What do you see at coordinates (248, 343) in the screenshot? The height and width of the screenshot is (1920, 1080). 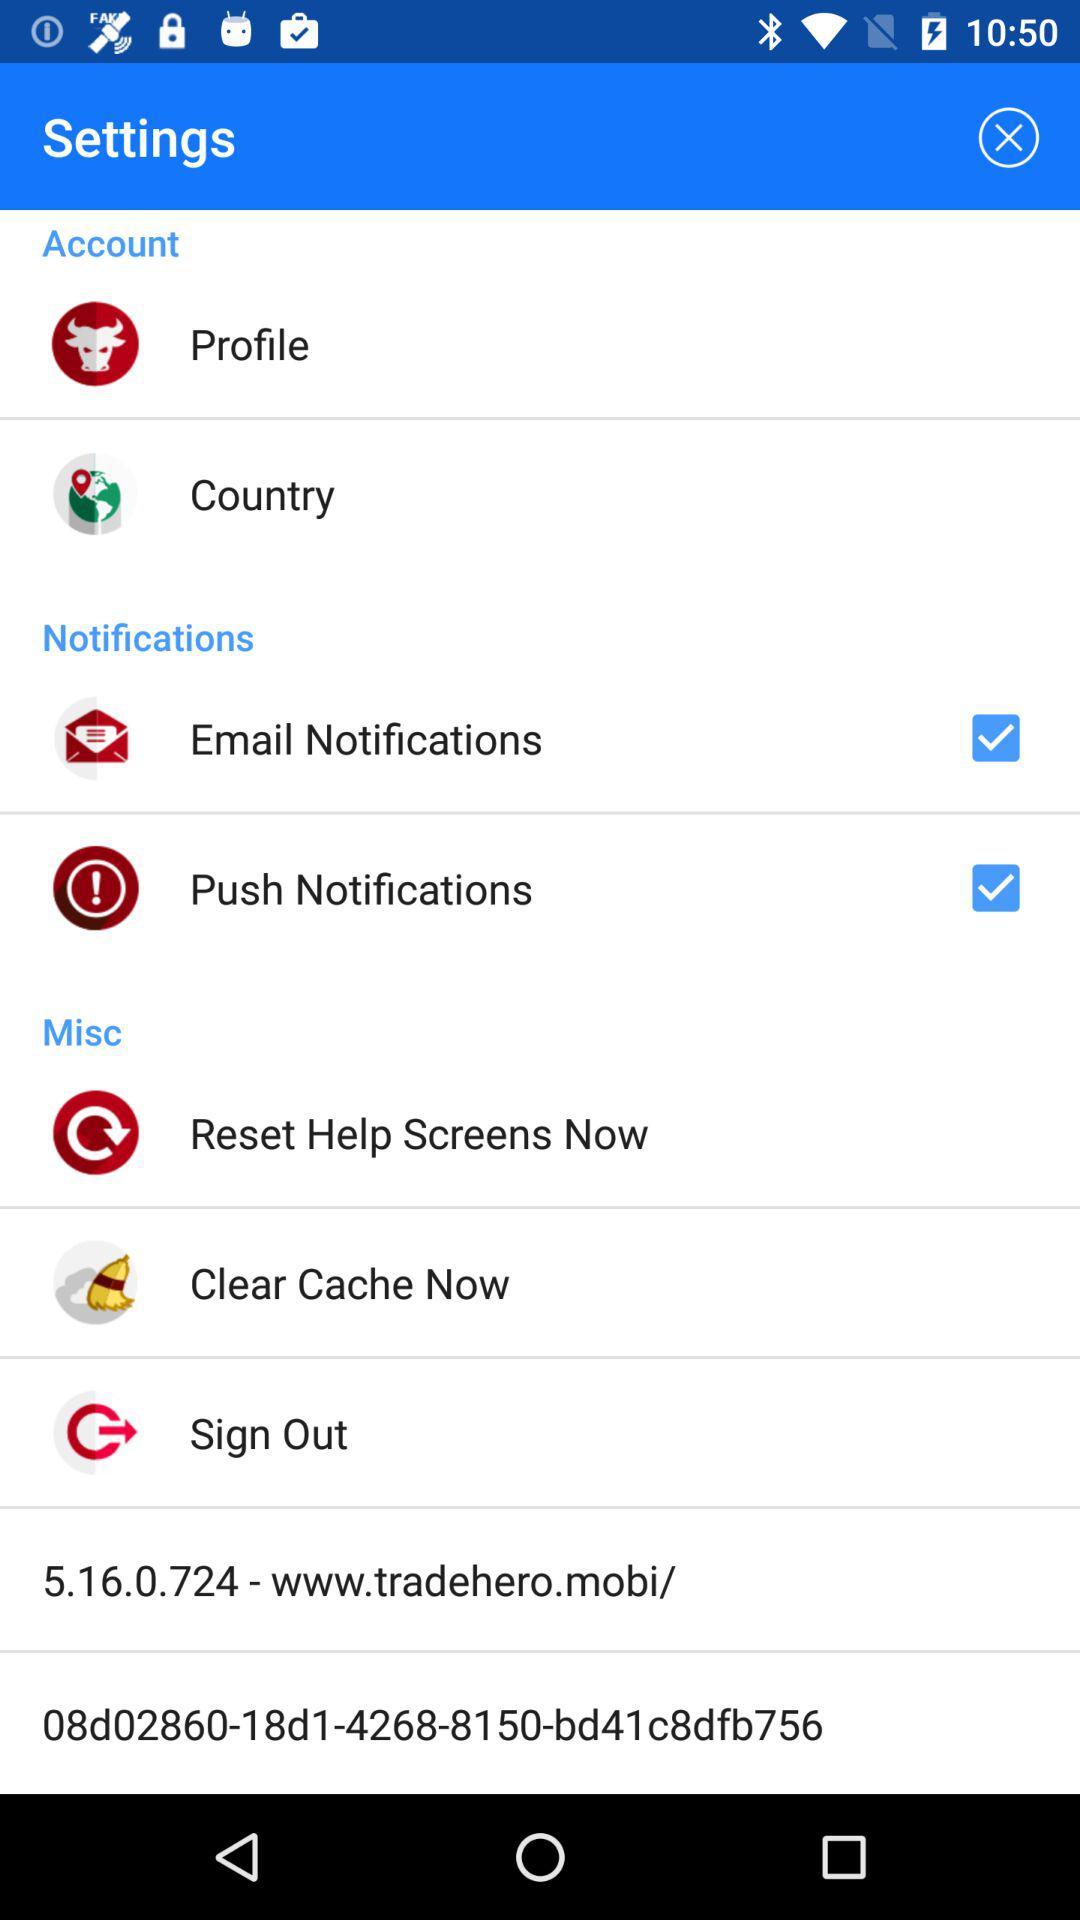 I see `item above country icon` at bounding box center [248, 343].